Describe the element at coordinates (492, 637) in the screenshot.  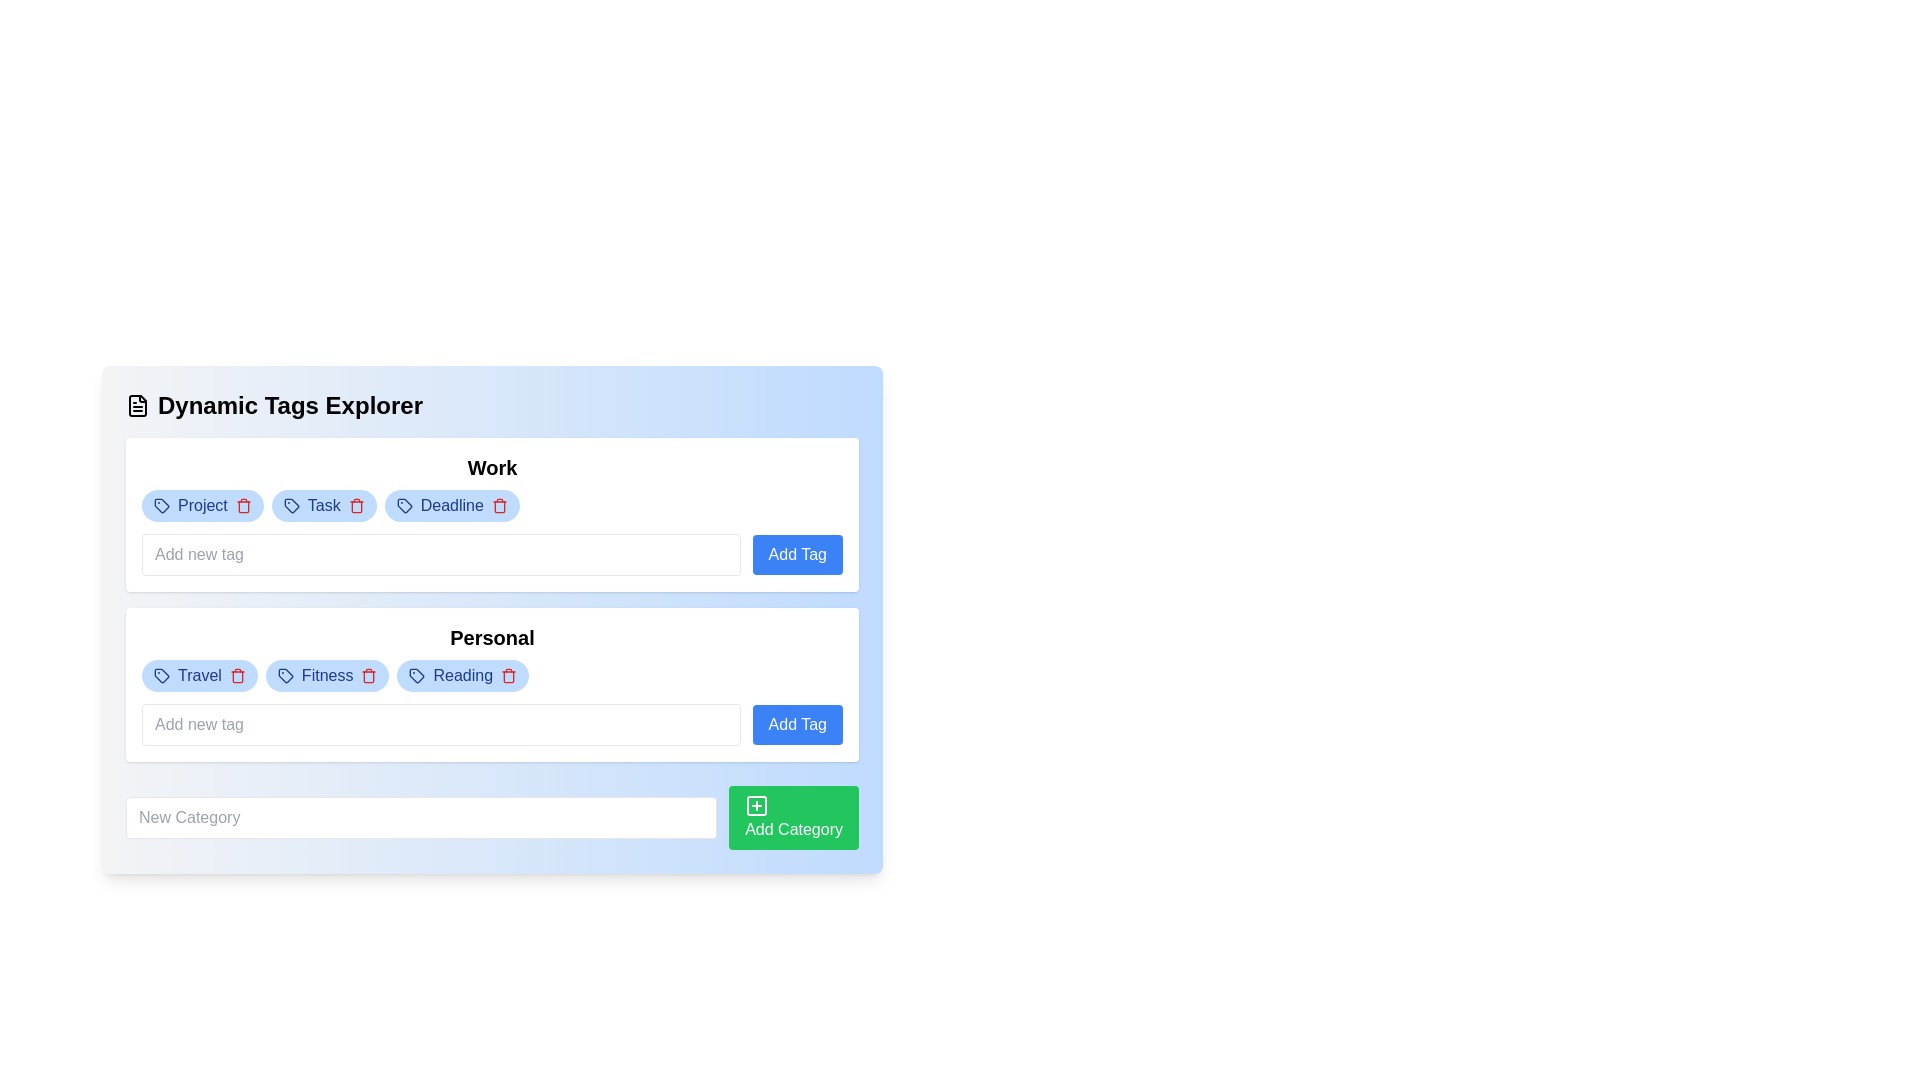
I see `the bold text label that reads 'Personal', which serves as a heading for the section located beneath the 'Work' section` at that location.